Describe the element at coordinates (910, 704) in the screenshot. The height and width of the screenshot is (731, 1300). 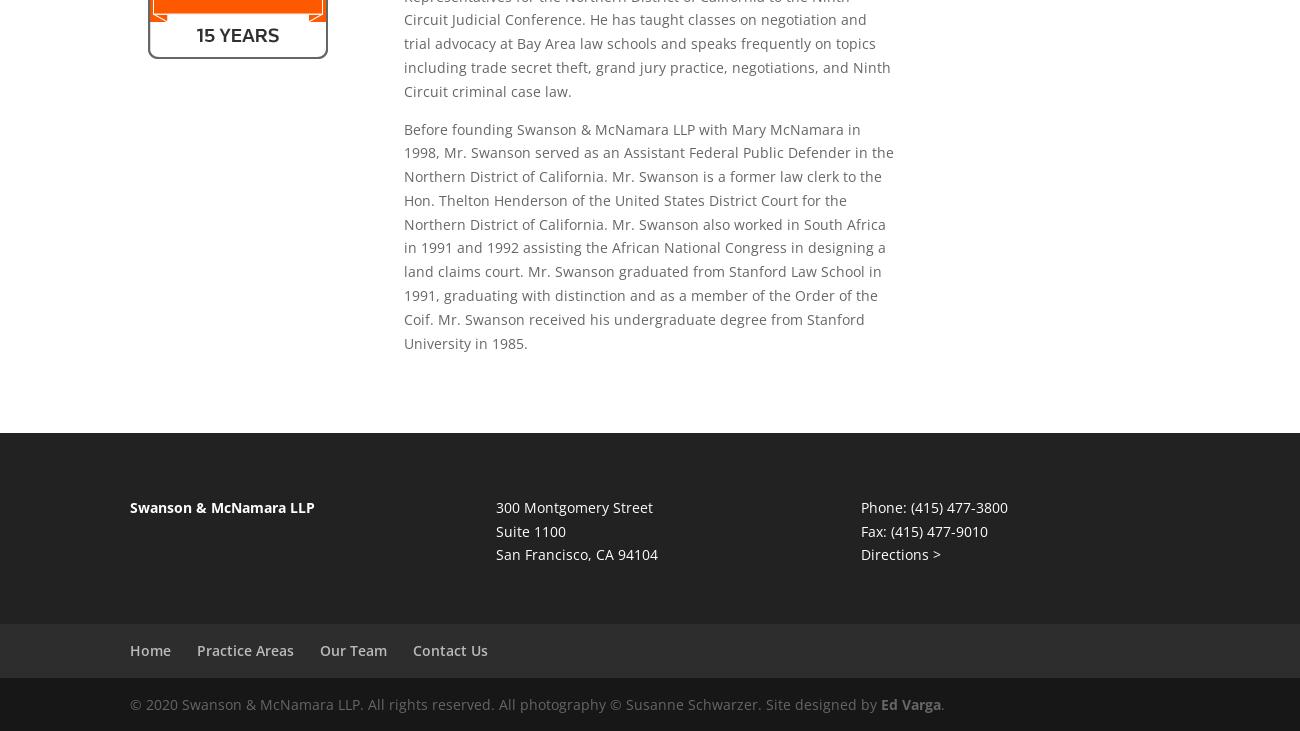
I see `'Ed Varga'` at that location.